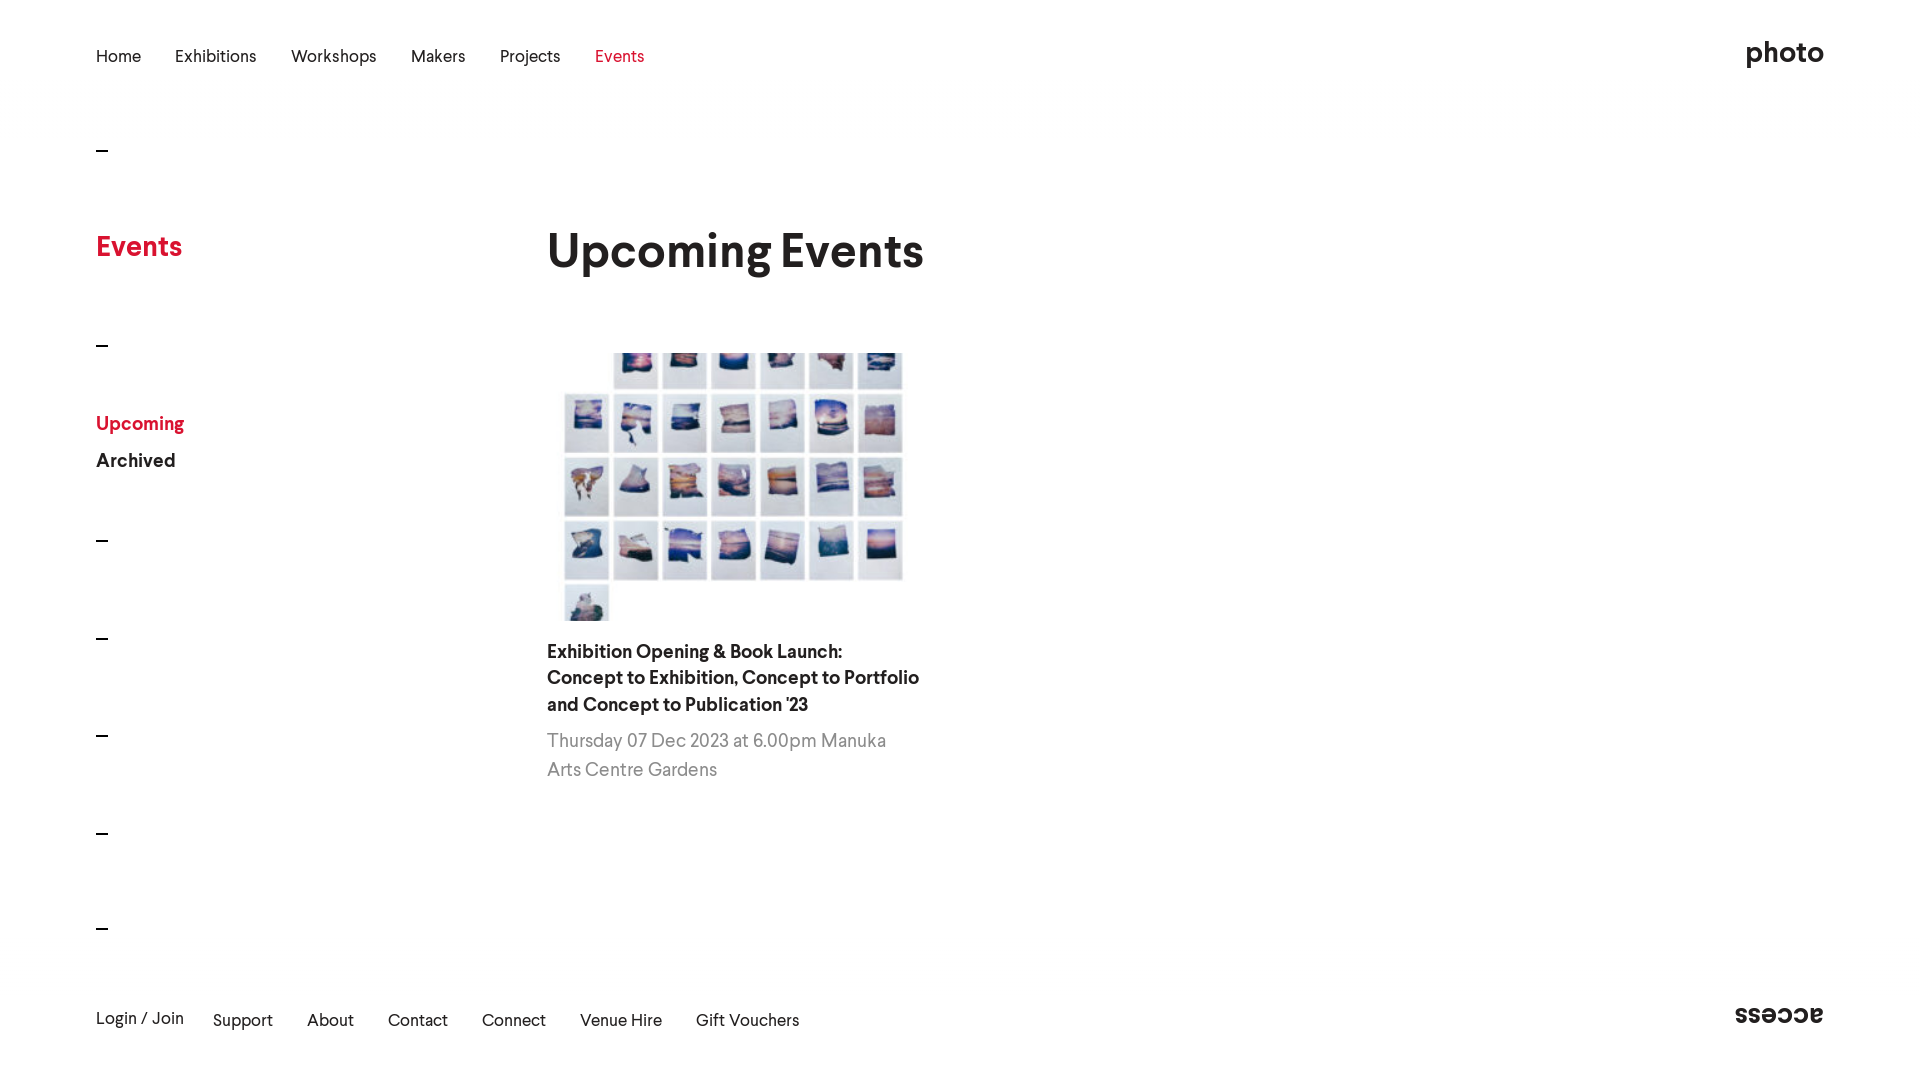 The image size is (1920, 1080). Describe the element at coordinates (138, 462) in the screenshot. I see `'Archived'` at that location.